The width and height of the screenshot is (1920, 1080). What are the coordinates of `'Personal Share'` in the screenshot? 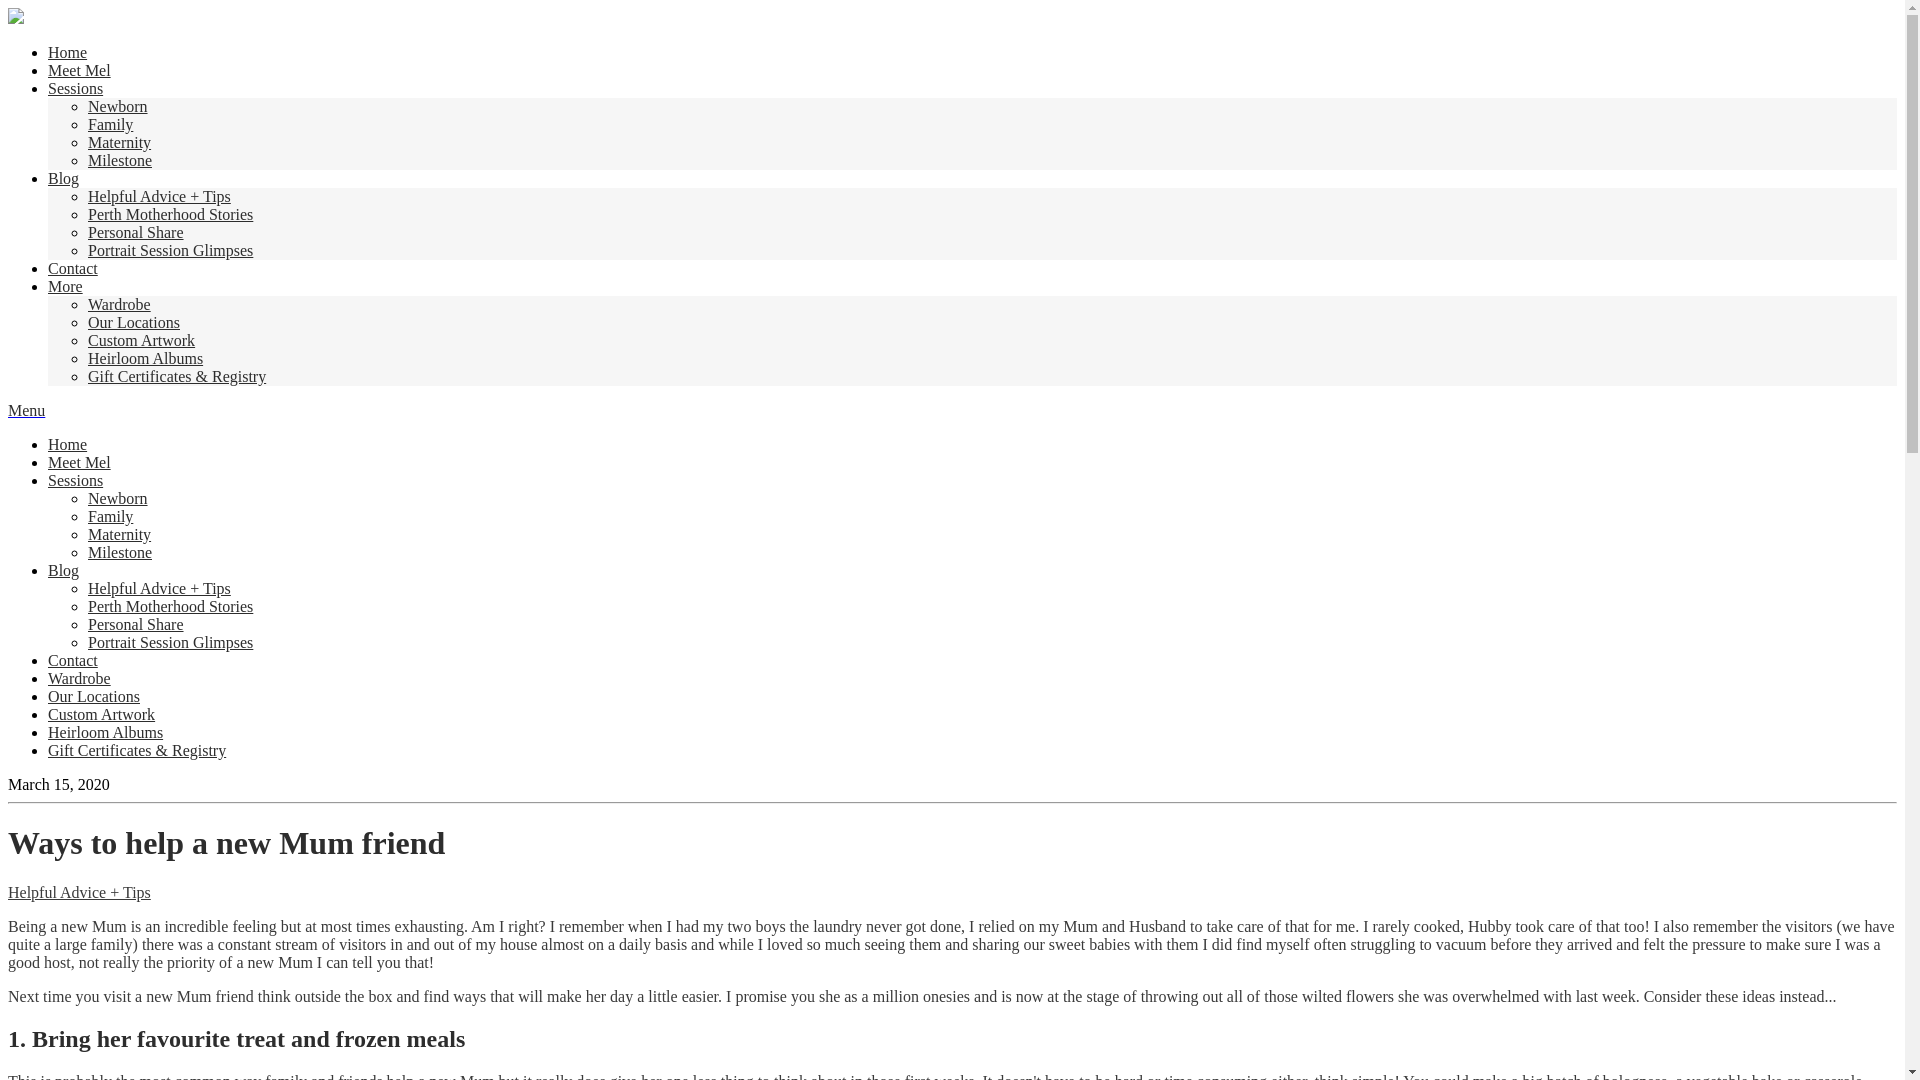 It's located at (134, 231).